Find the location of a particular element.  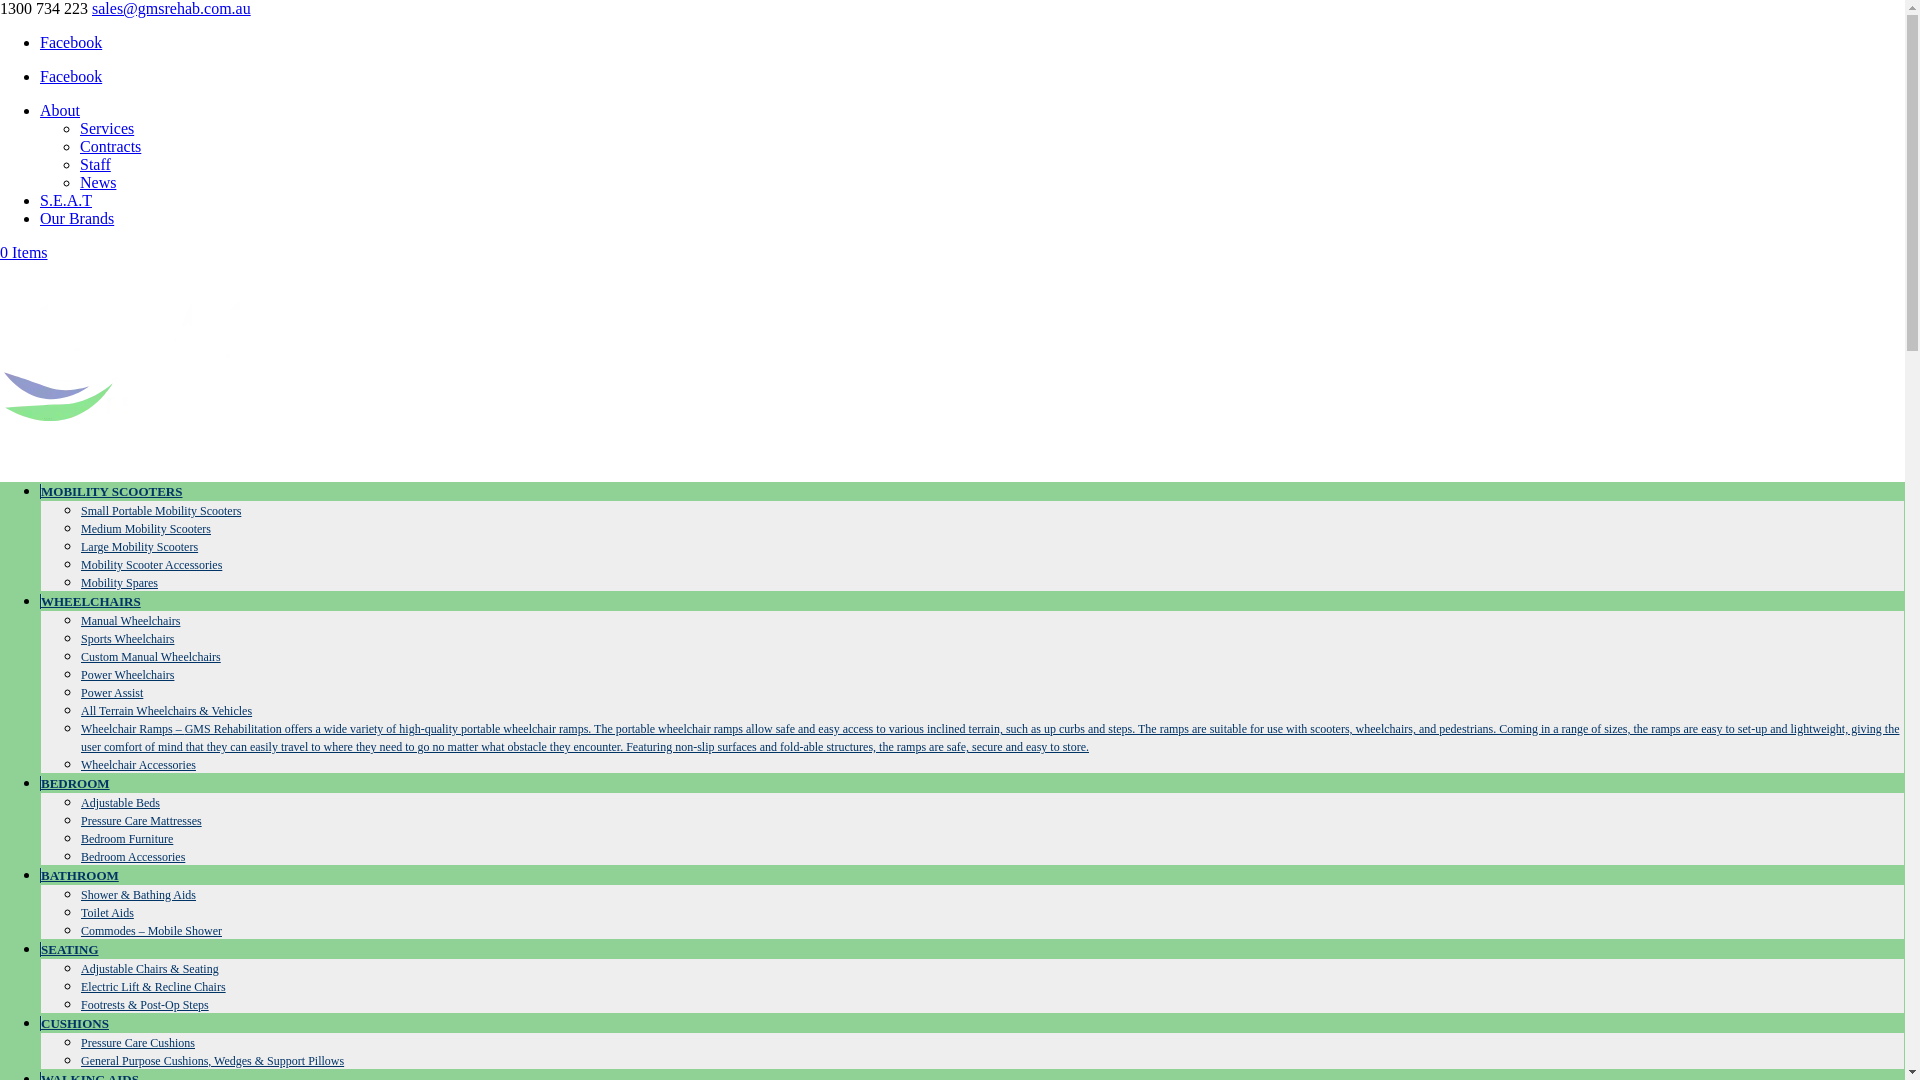

'Bedroom Furniture' is located at coordinates (125, 839).